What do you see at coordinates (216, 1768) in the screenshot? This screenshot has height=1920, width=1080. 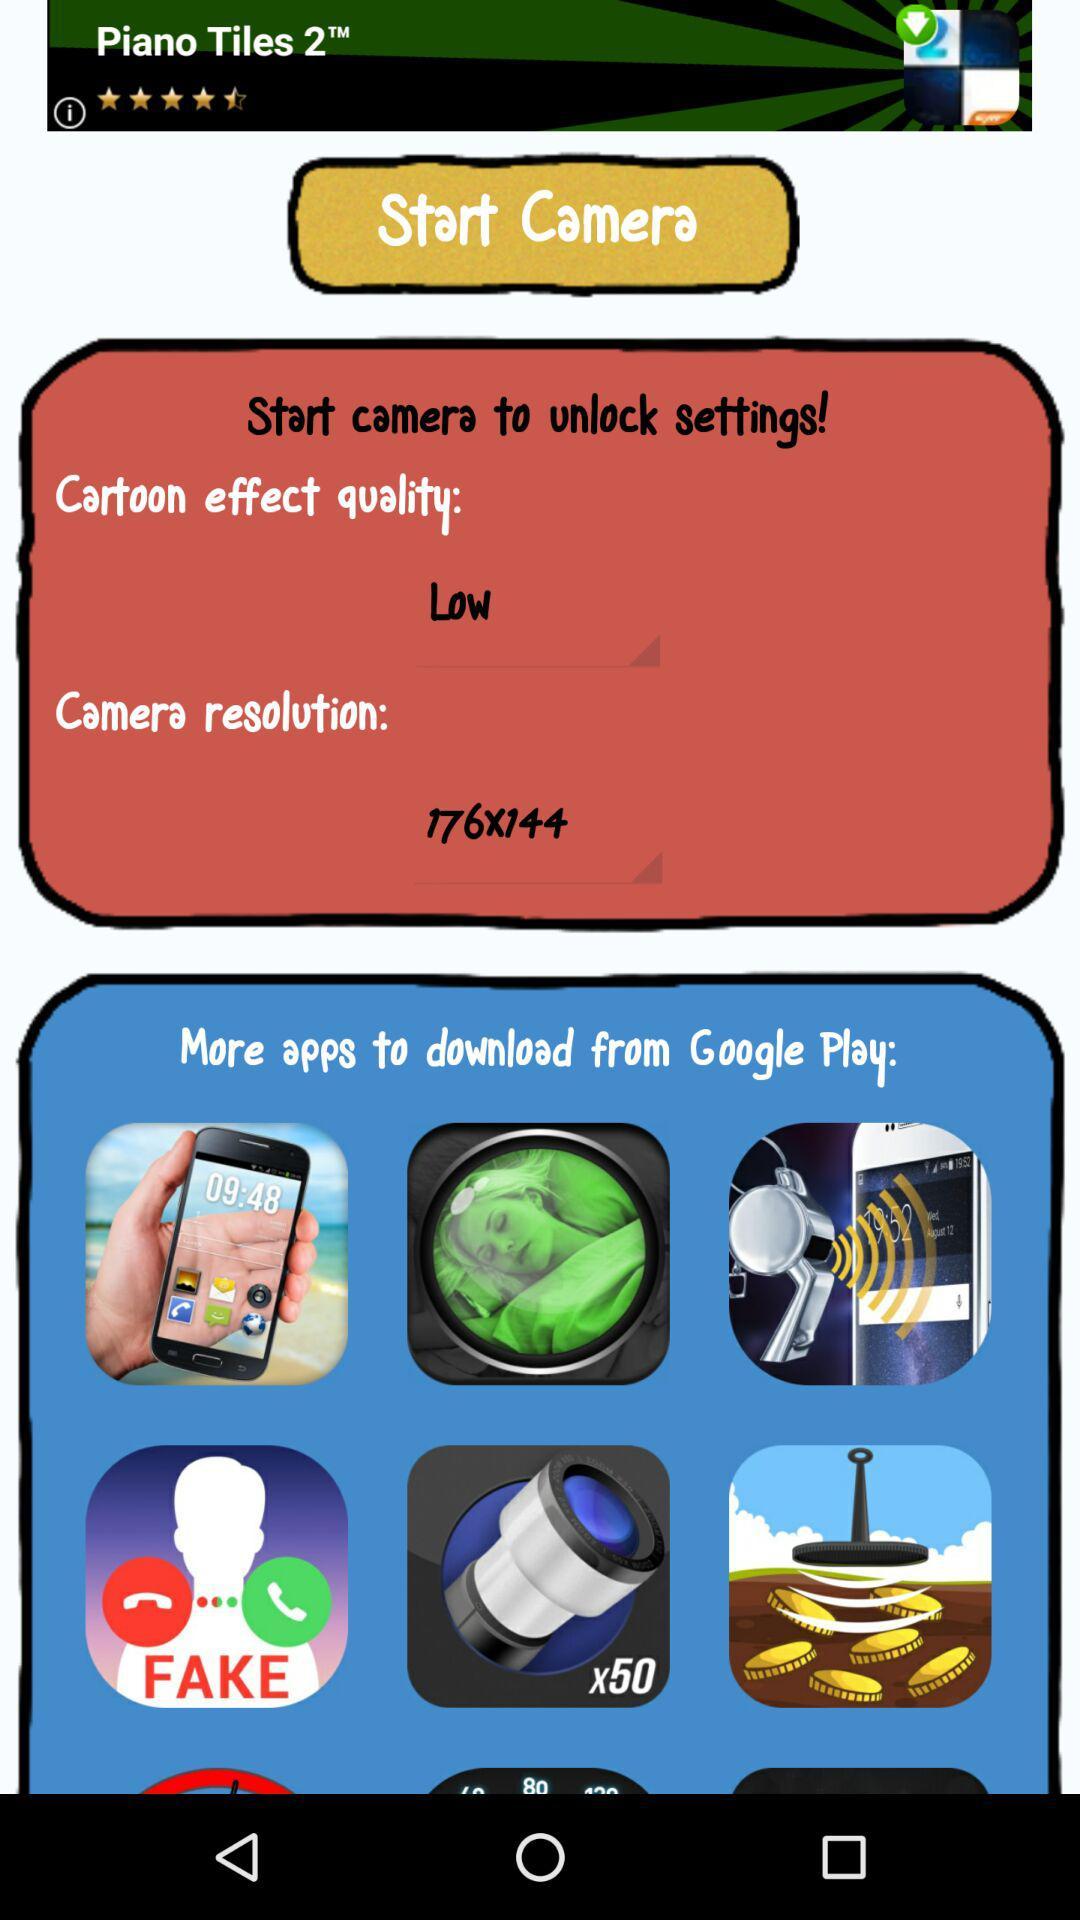 I see `download the app` at bounding box center [216, 1768].